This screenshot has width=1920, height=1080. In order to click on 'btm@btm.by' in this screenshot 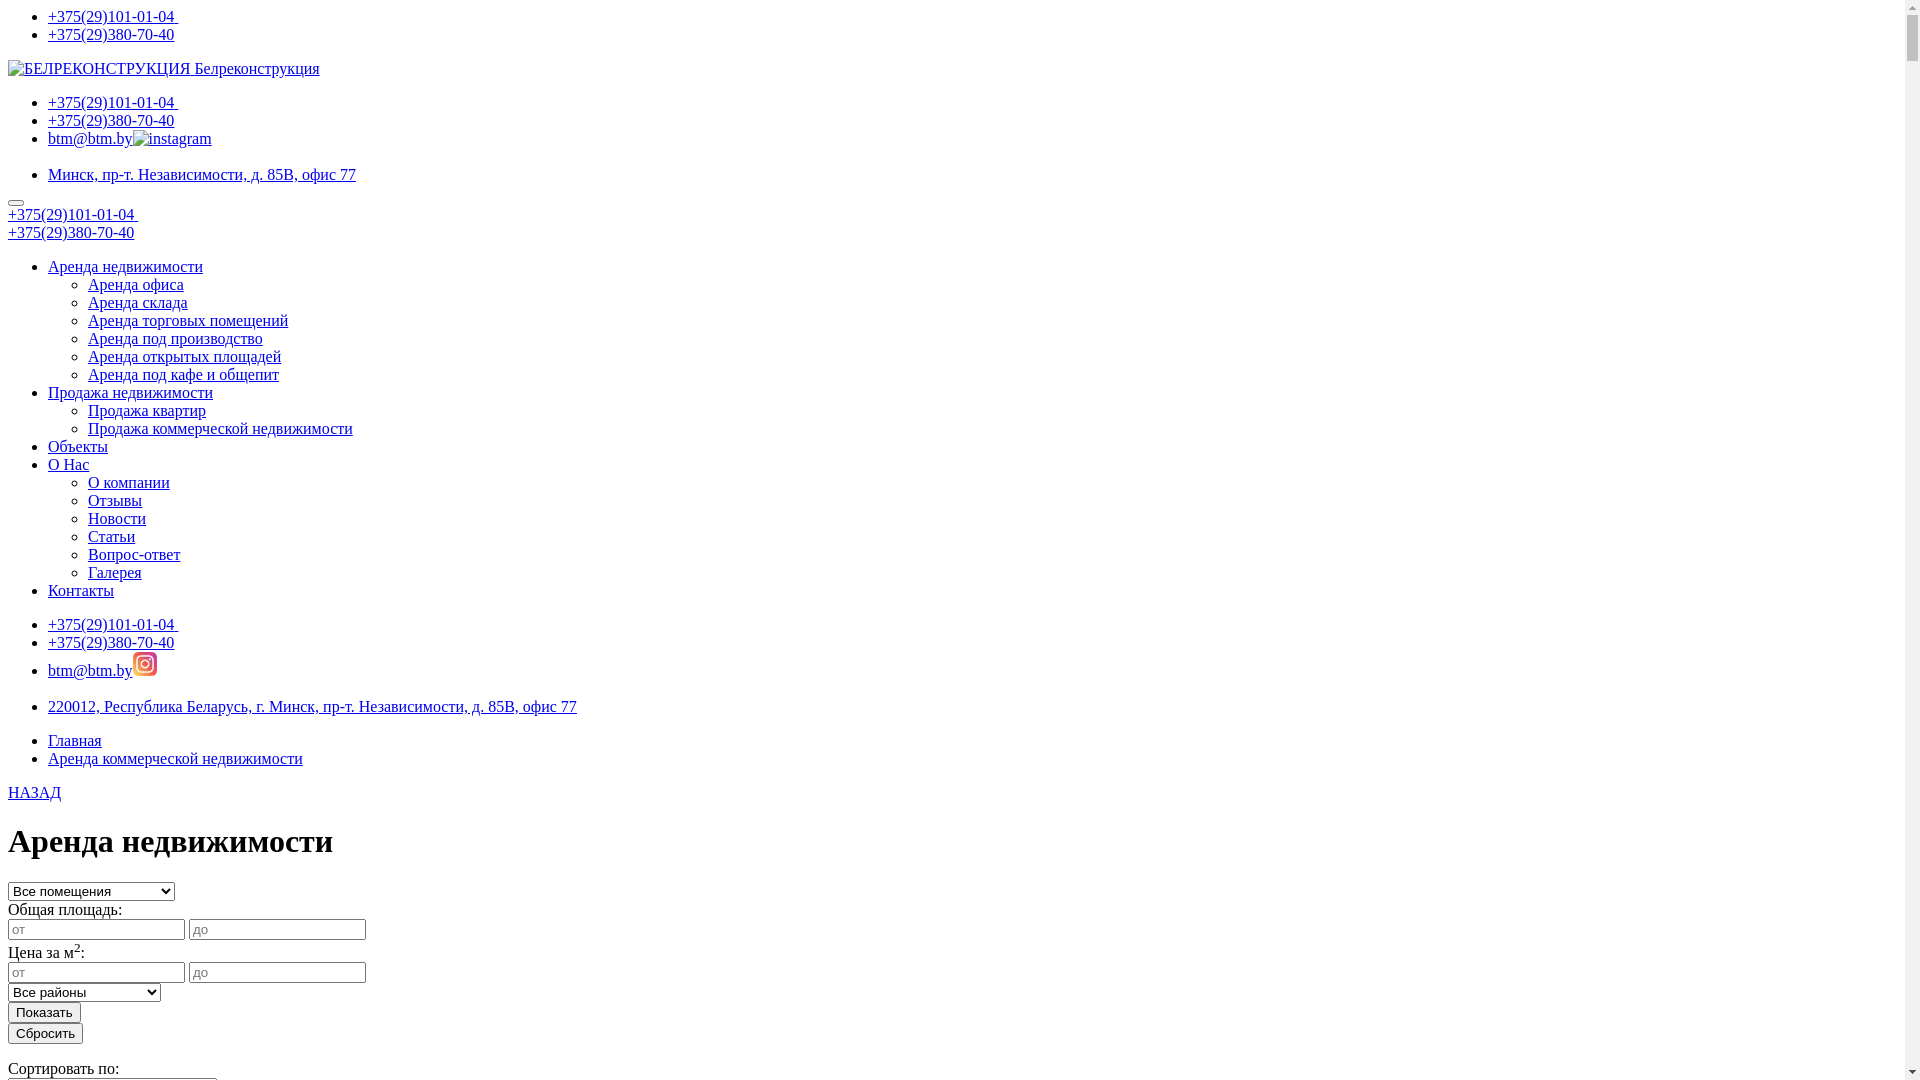, I will do `click(89, 670)`.